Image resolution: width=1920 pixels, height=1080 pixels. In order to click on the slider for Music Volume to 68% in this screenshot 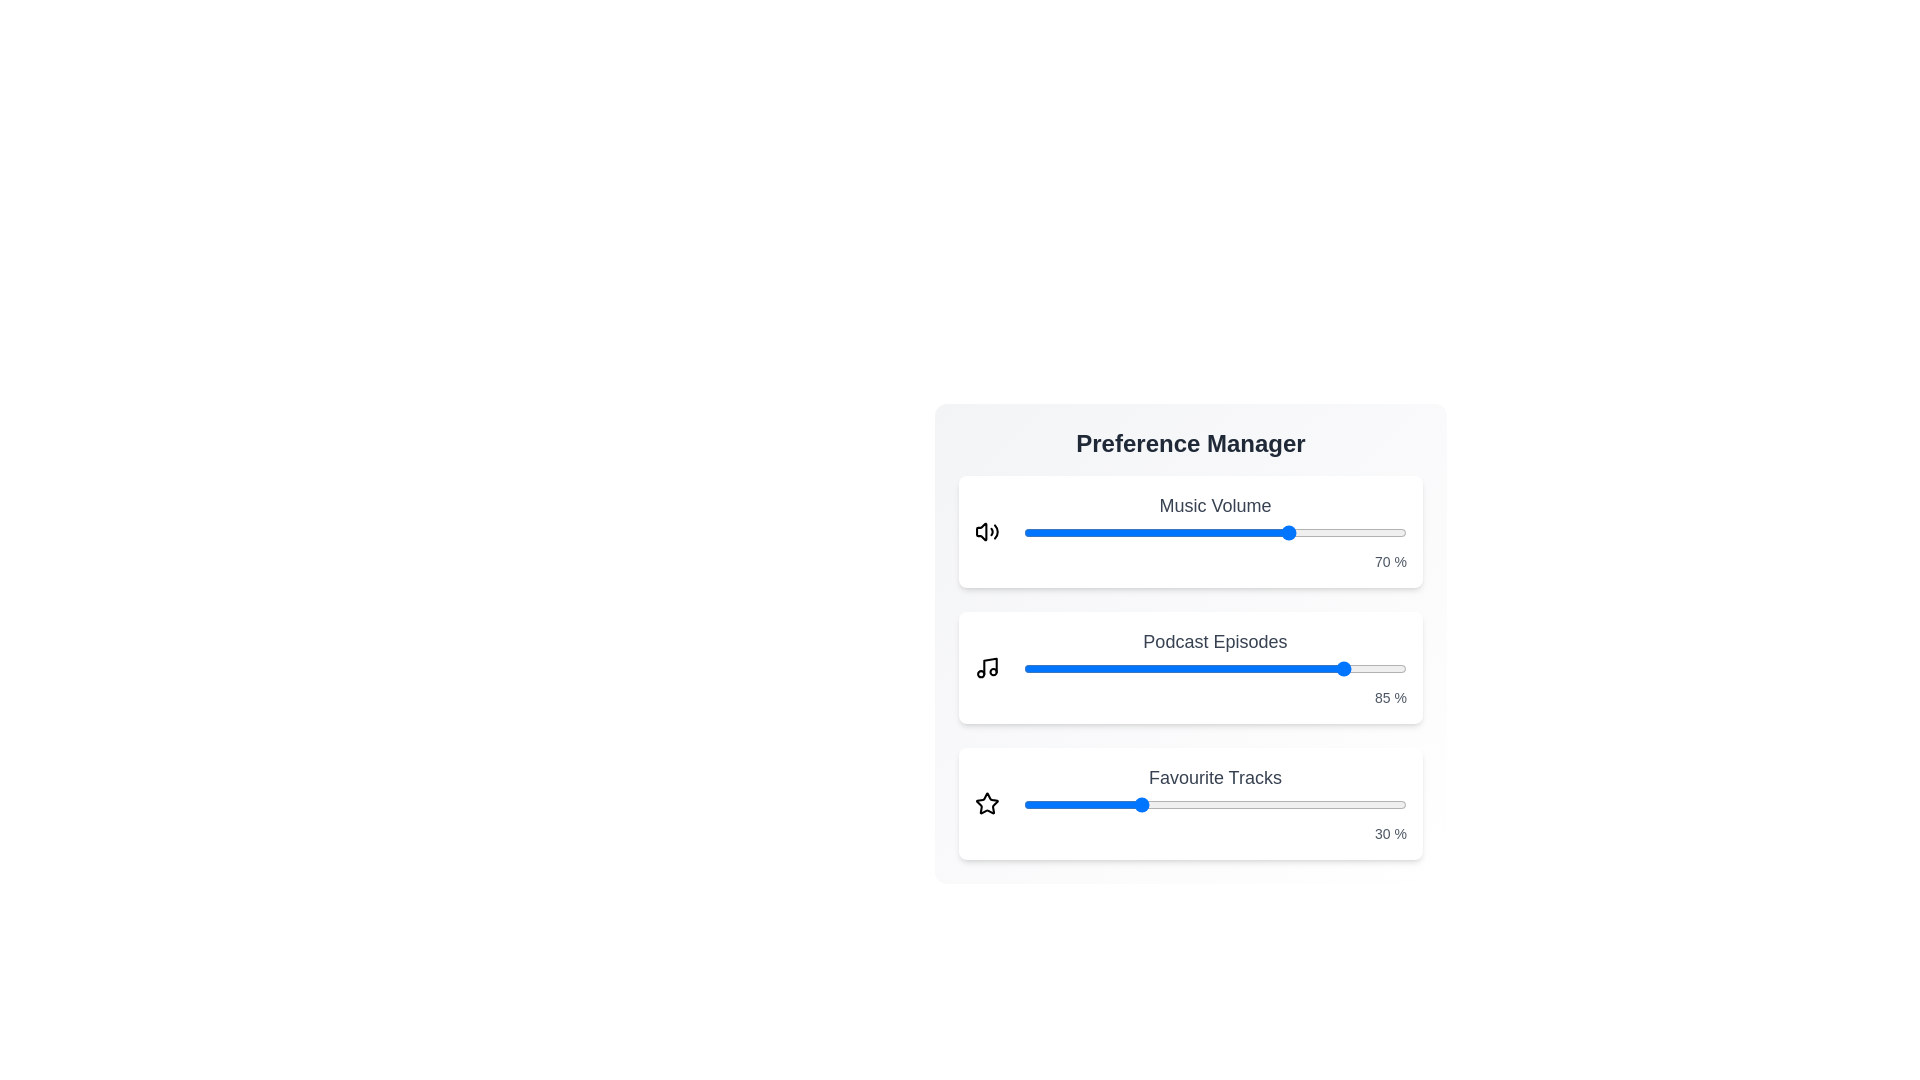, I will do `click(1284, 531)`.